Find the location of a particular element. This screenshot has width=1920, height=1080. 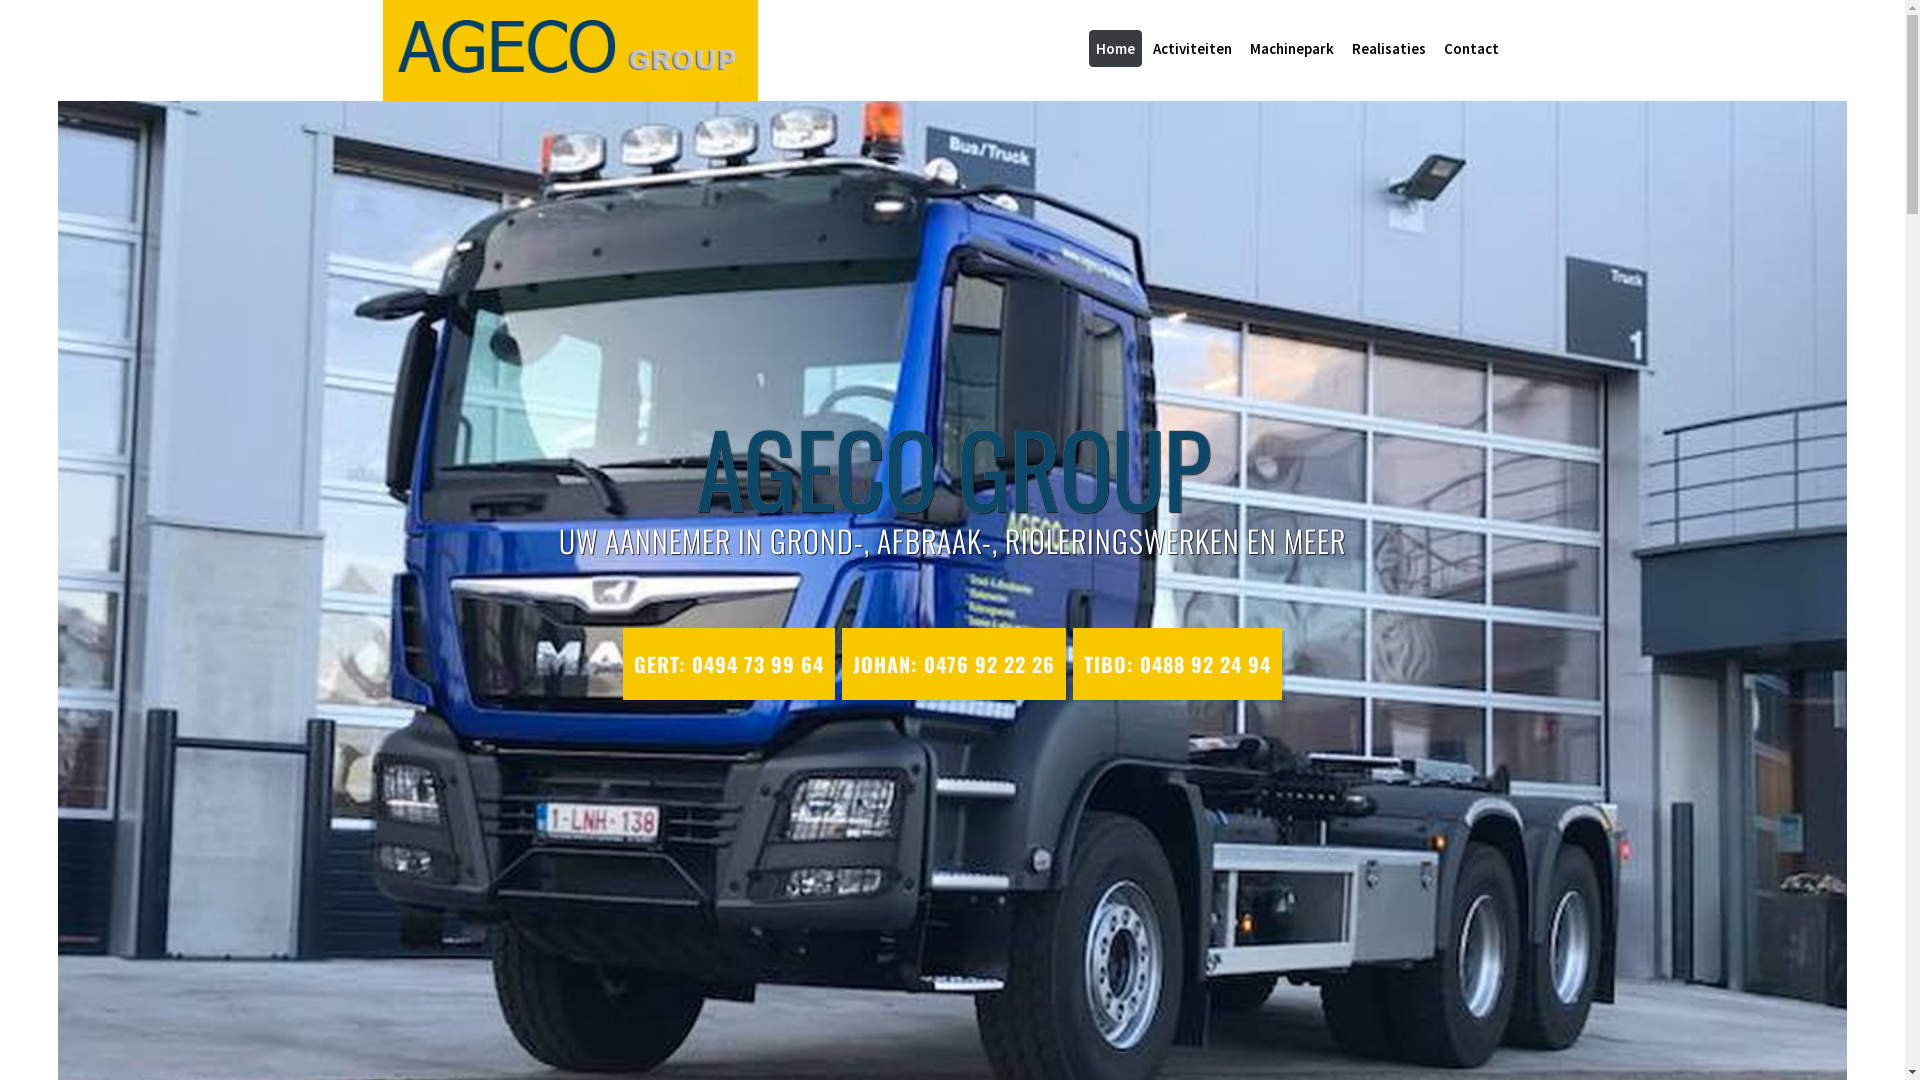

'Machinepark' is located at coordinates (1291, 47).